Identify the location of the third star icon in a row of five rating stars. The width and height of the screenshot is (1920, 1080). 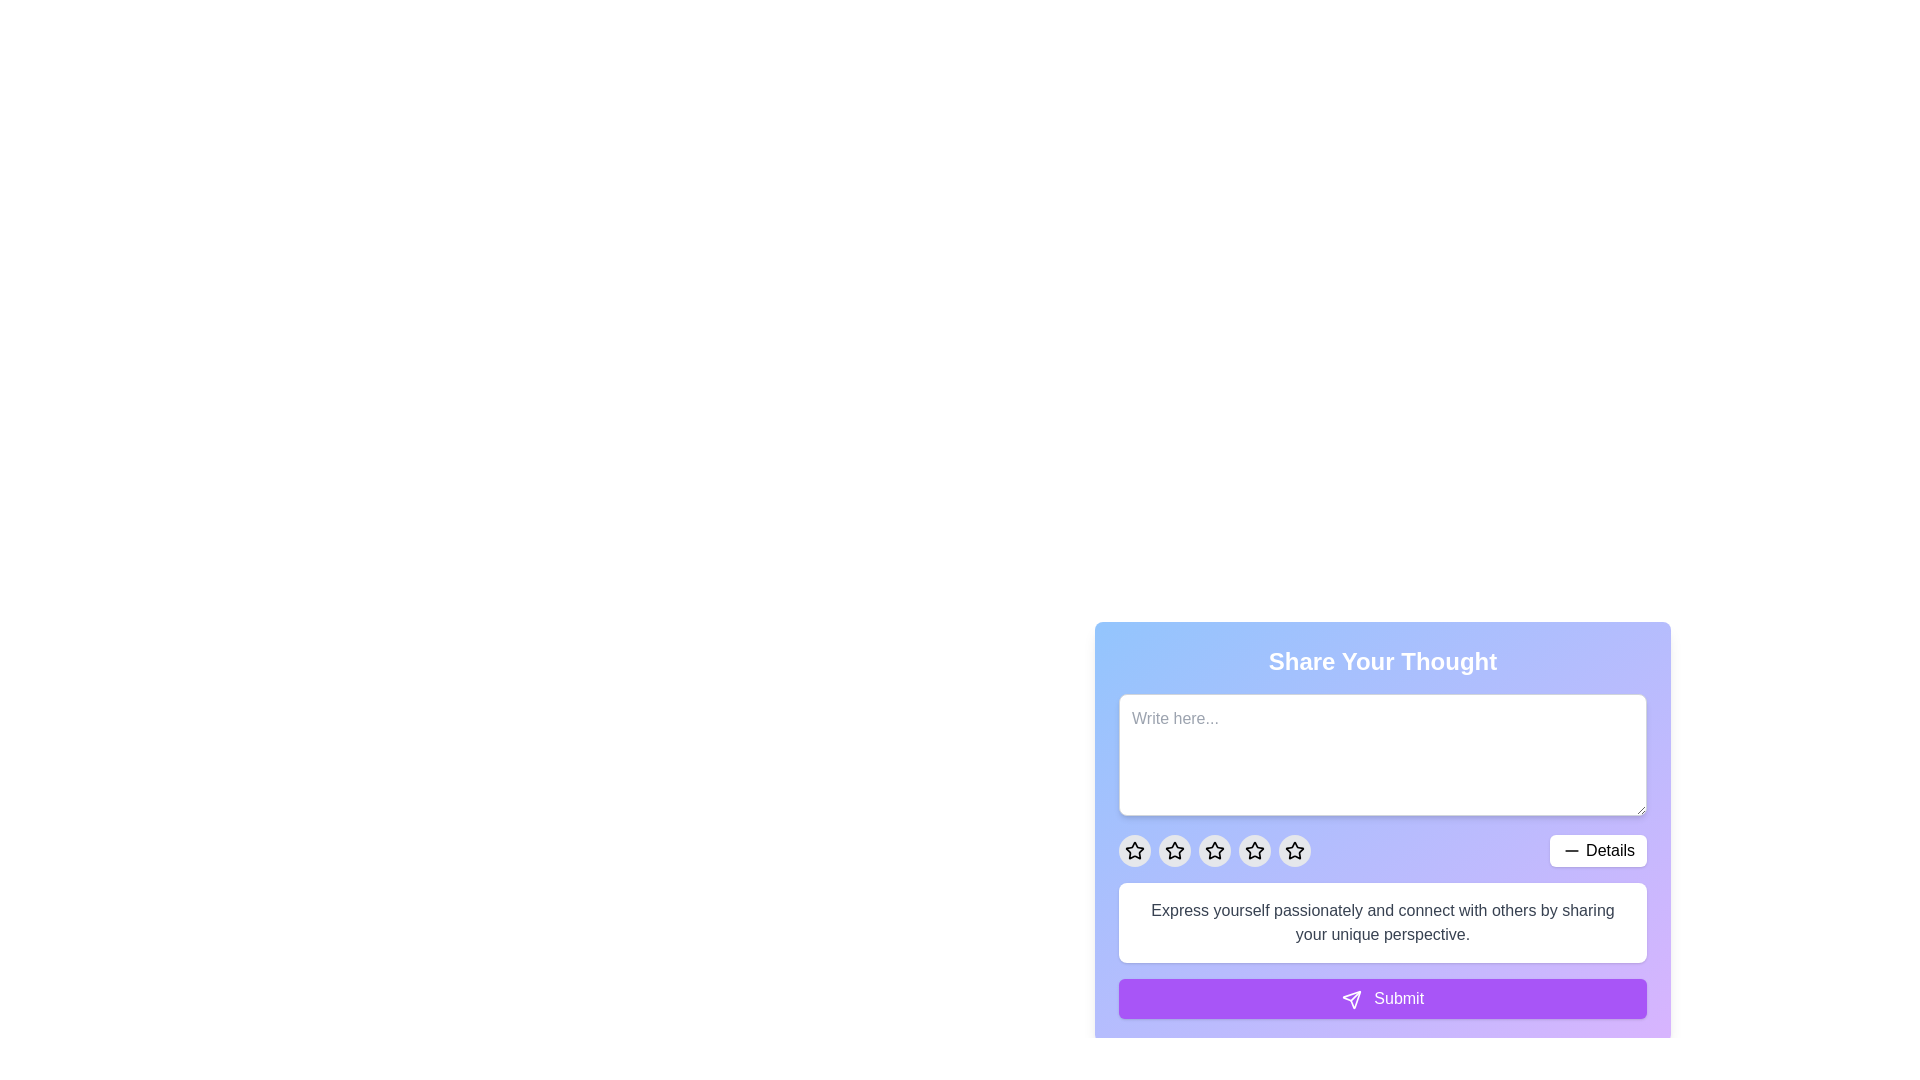
(1213, 851).